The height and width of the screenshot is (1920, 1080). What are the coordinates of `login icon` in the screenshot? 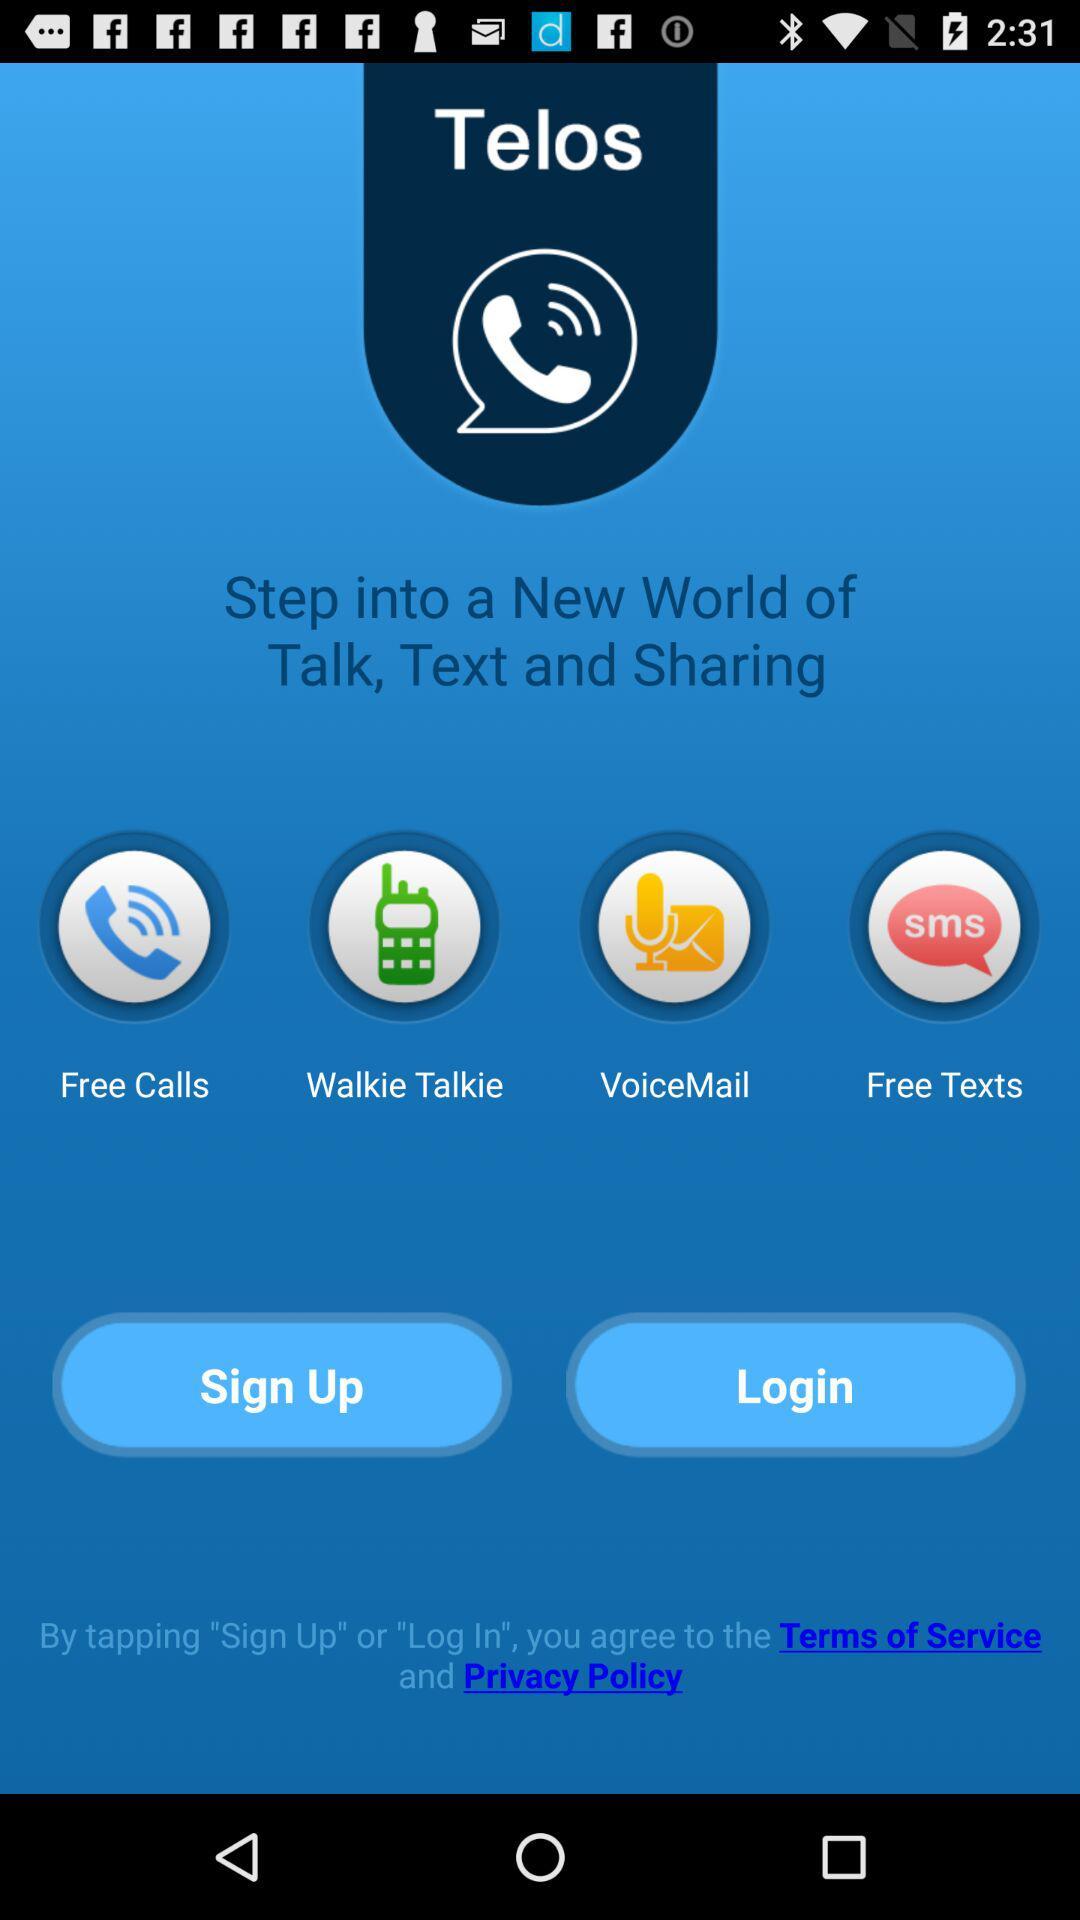 It's located at (795, 1385).